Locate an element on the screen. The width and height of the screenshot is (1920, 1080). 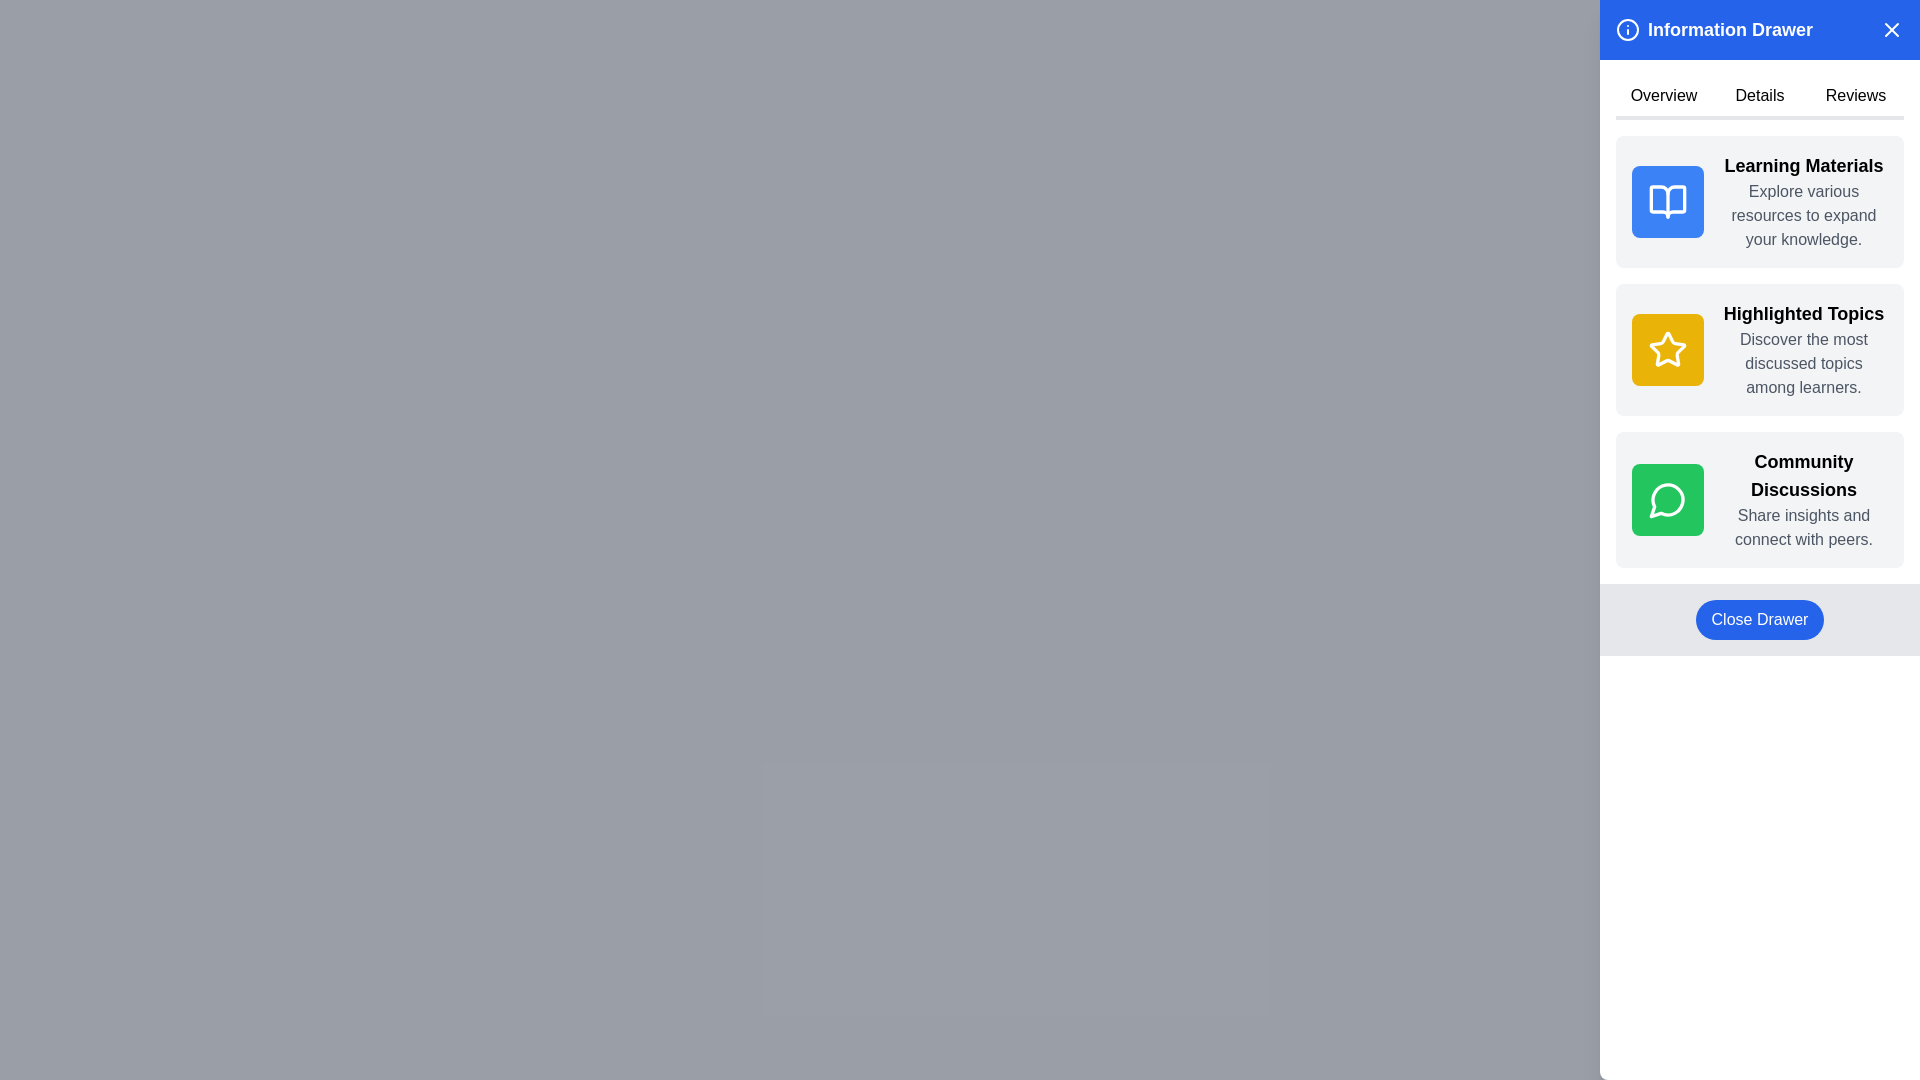
the Text and description block that provides information about the 'Highlighted Topics' feature, located in the right-side panel under the 'Highlighted Topics' section, specifically the second card in the vertical list is located at coordinates (1804, 349).